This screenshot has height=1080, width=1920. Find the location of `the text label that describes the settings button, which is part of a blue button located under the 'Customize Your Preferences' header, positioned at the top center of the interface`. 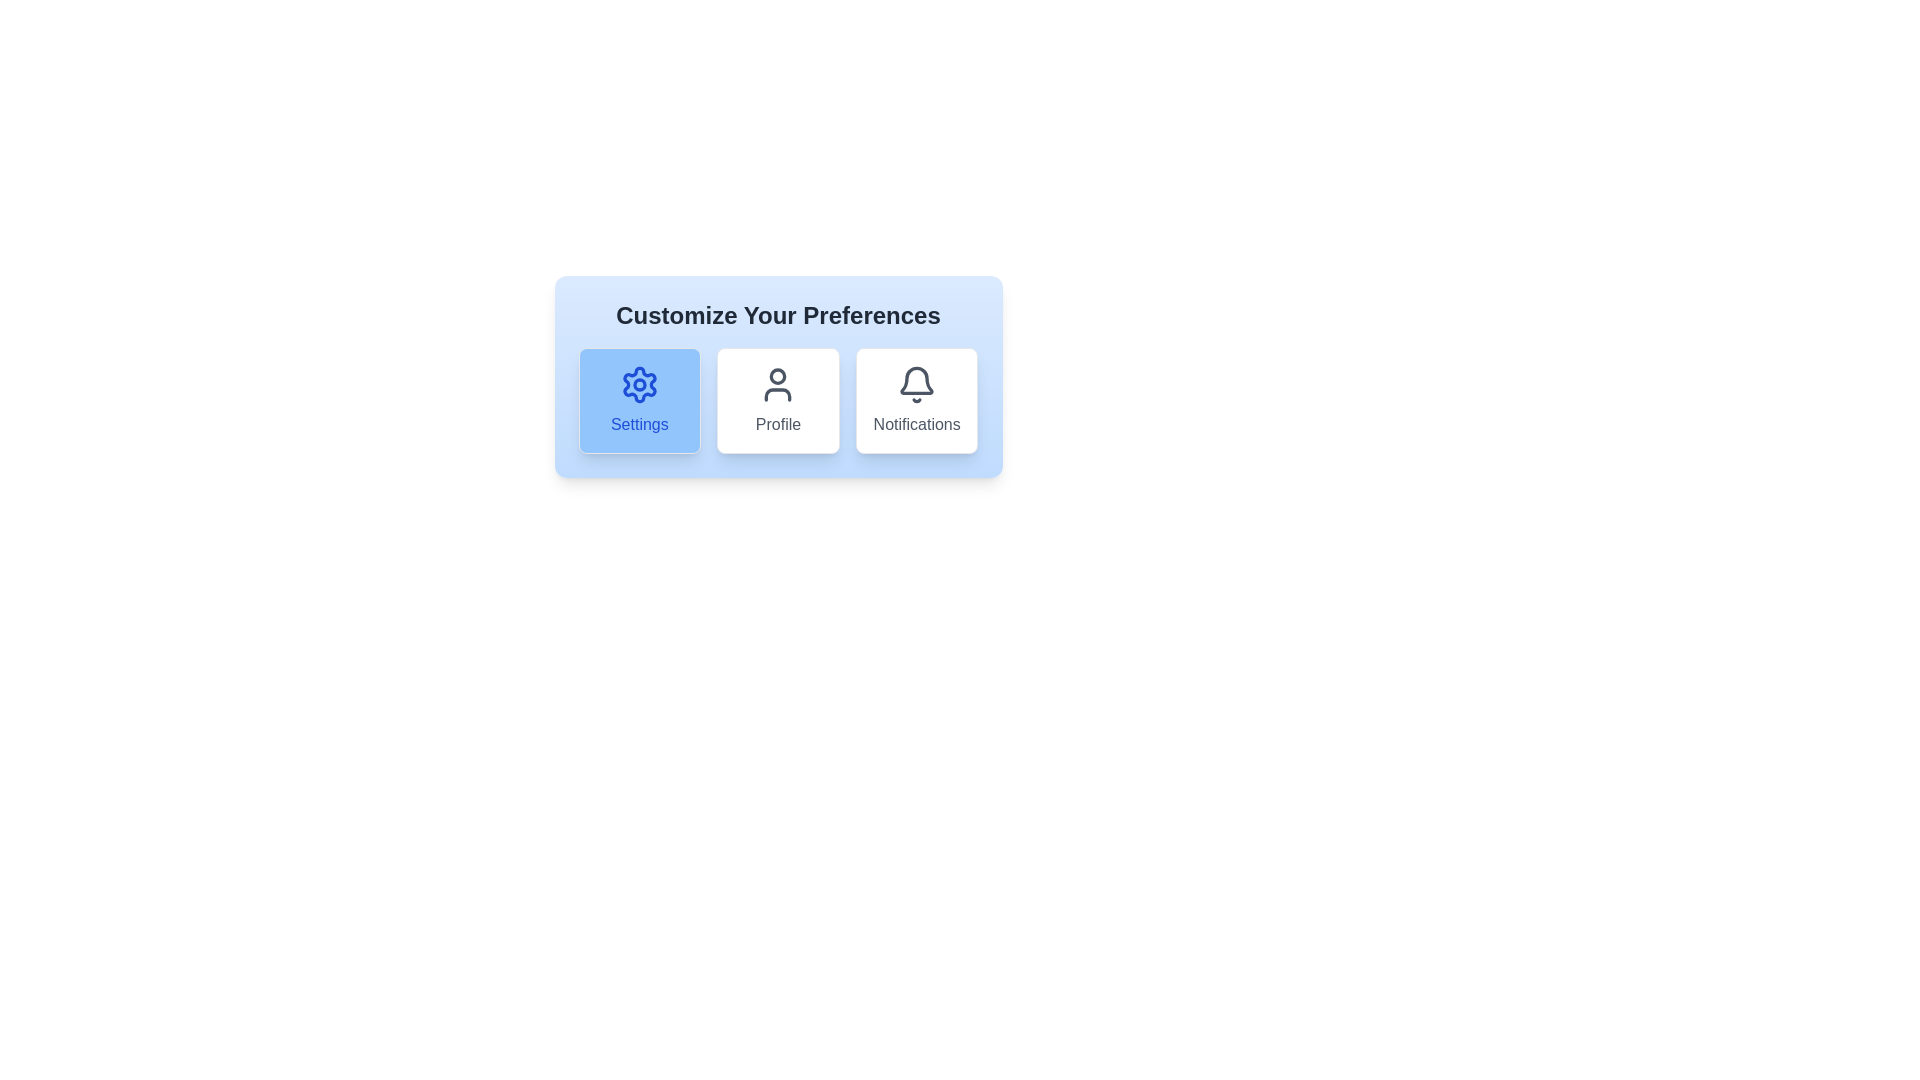

the text label that describes the settings button, which is part of a blue button located under the 'Customize Your Preferences' header, positioned at the top center of the interface is located at coordinates (638, 423).